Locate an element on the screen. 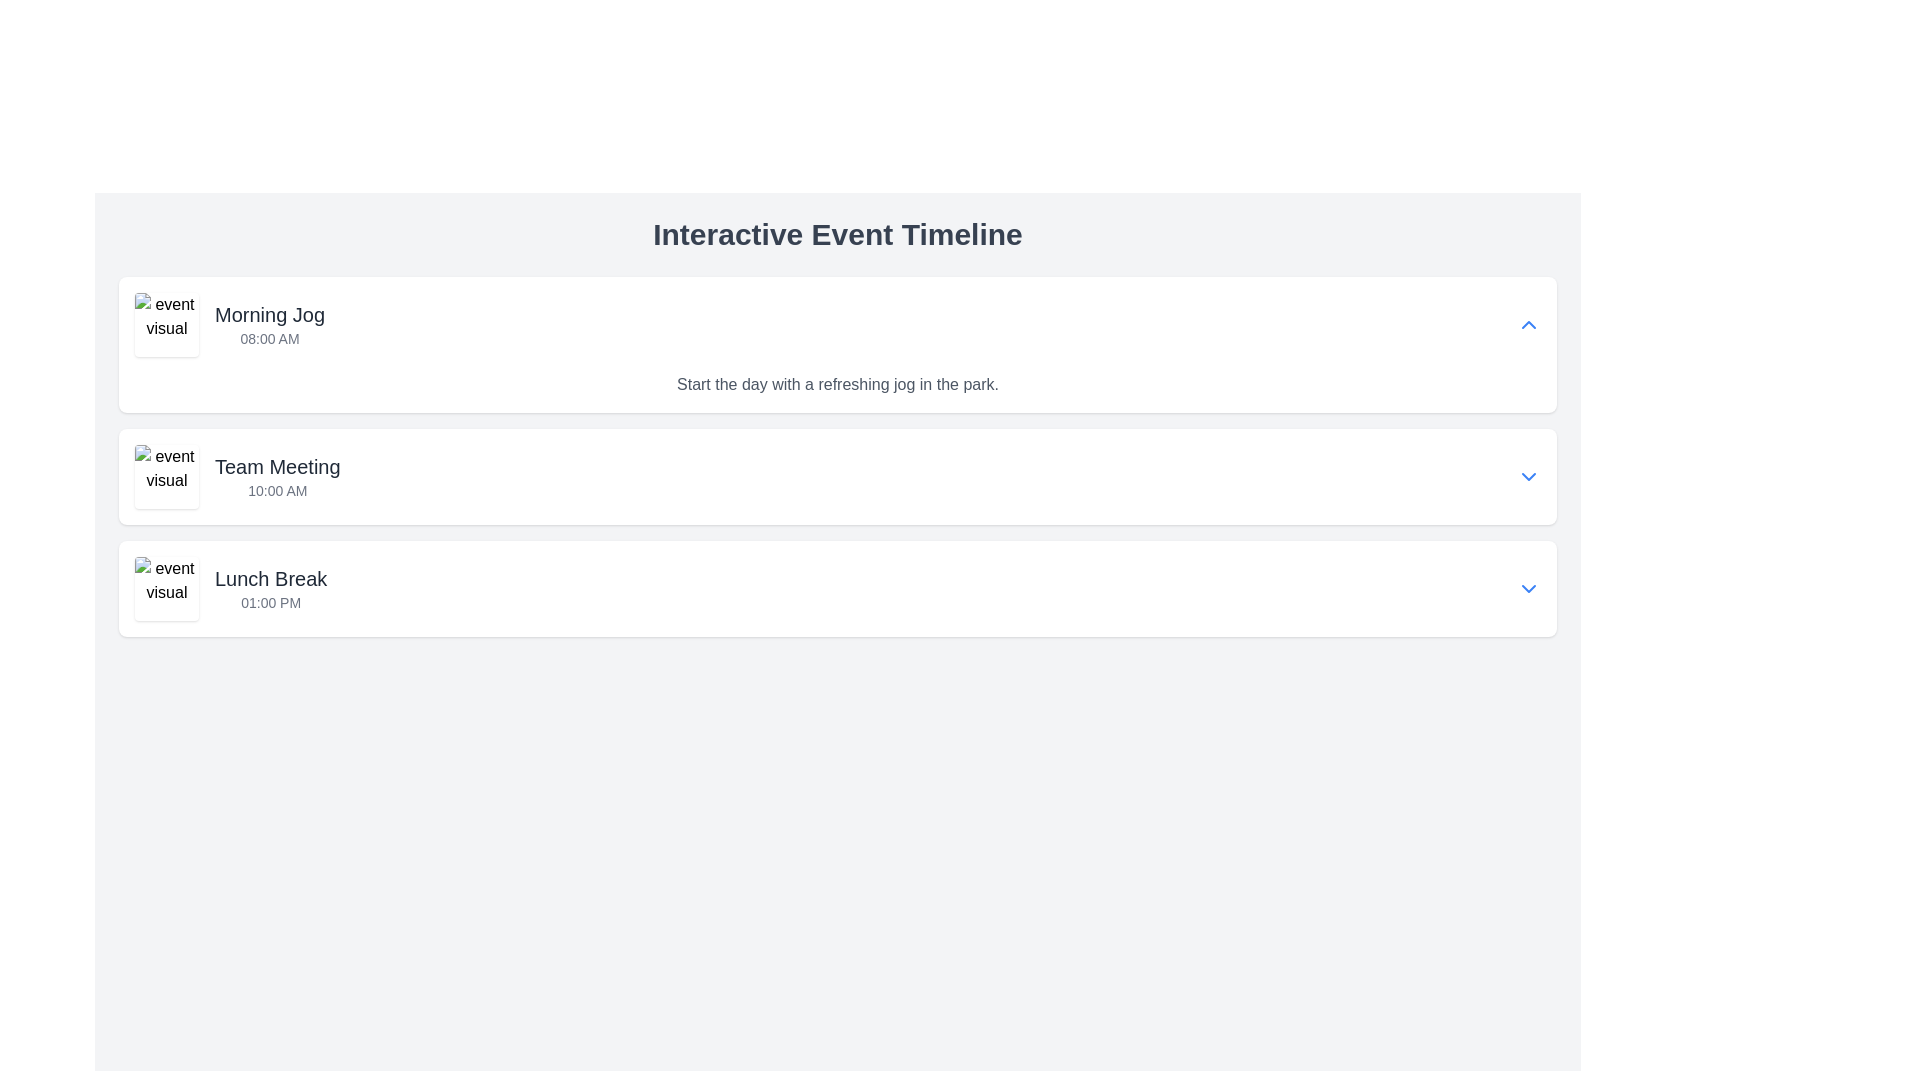 The height and width of the screenshot is (1080, 1920). text from the 'Lunch Break' label, which is displayed in a larger, bold dark gray font at the top of the third event card in the timeline layout is located at coordinates (270, 578).